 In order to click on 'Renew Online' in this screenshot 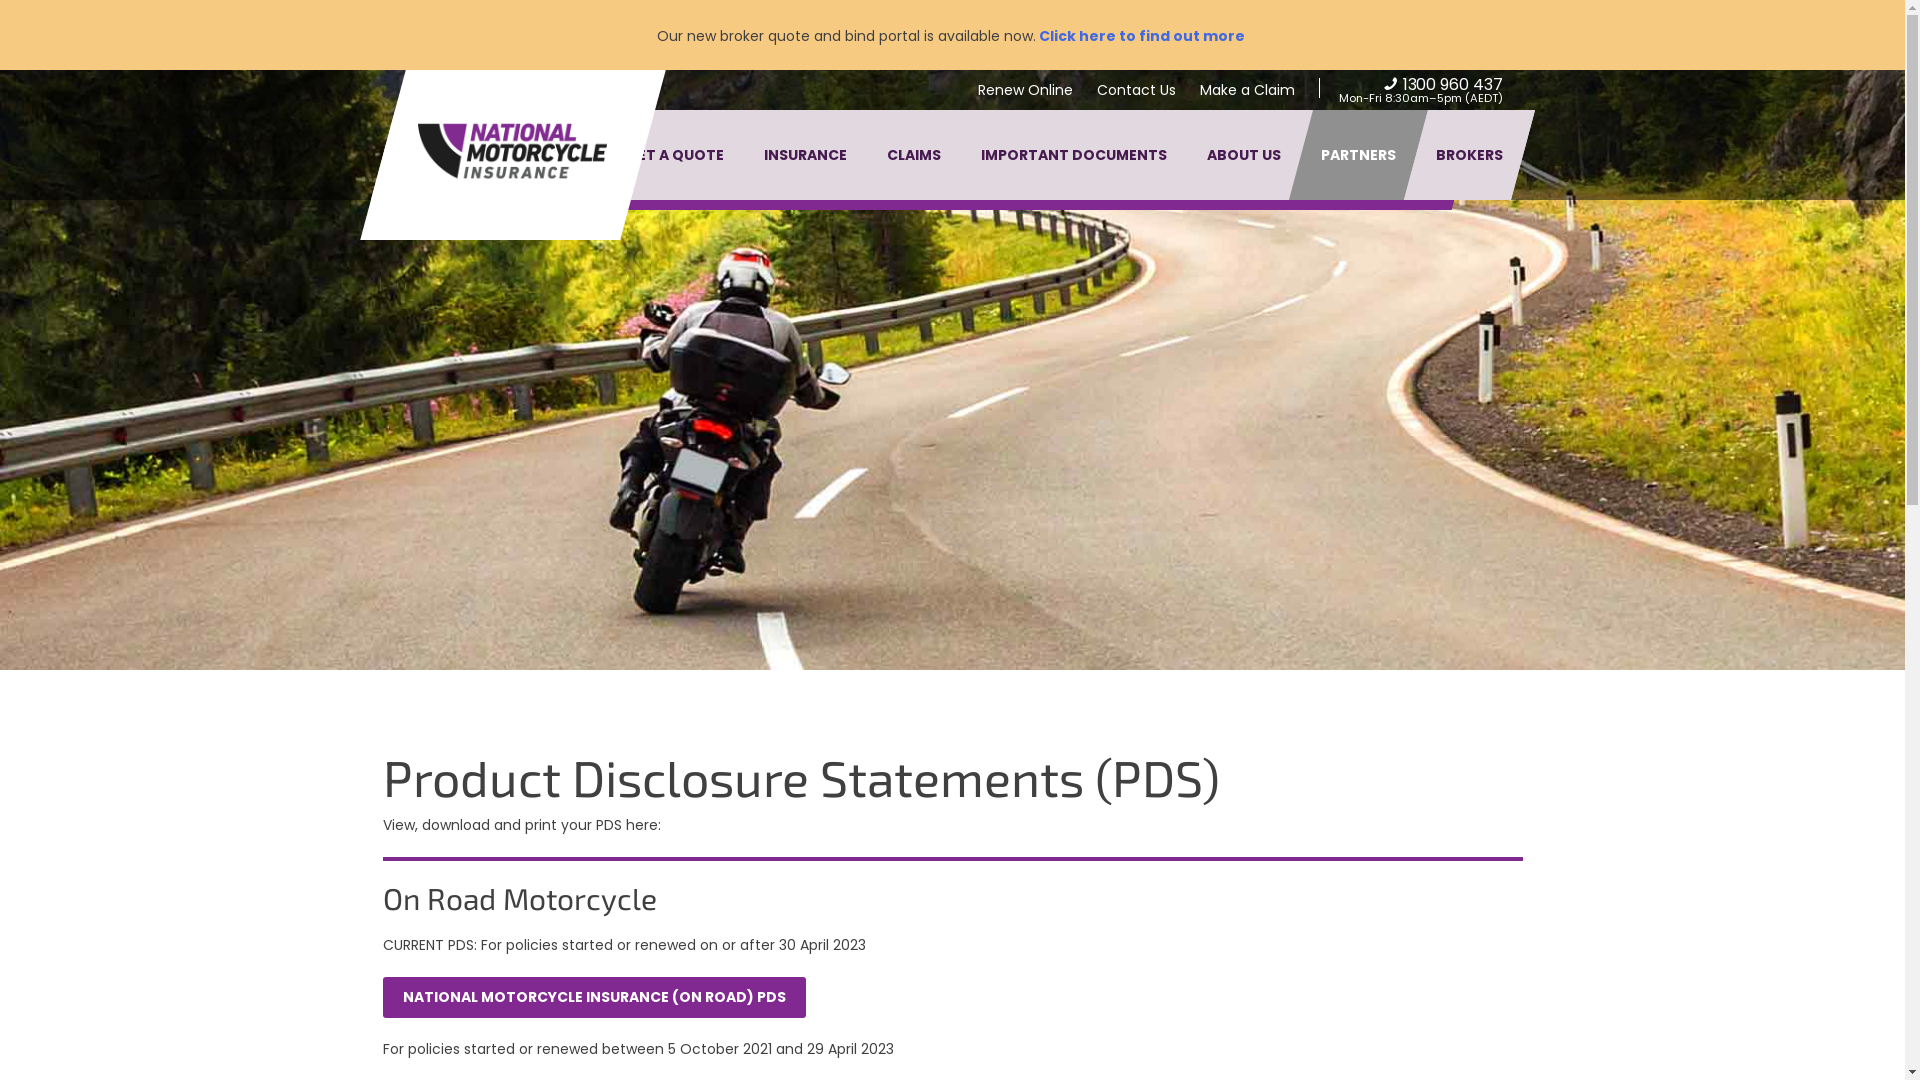, I will do `click(1025, 88)`.